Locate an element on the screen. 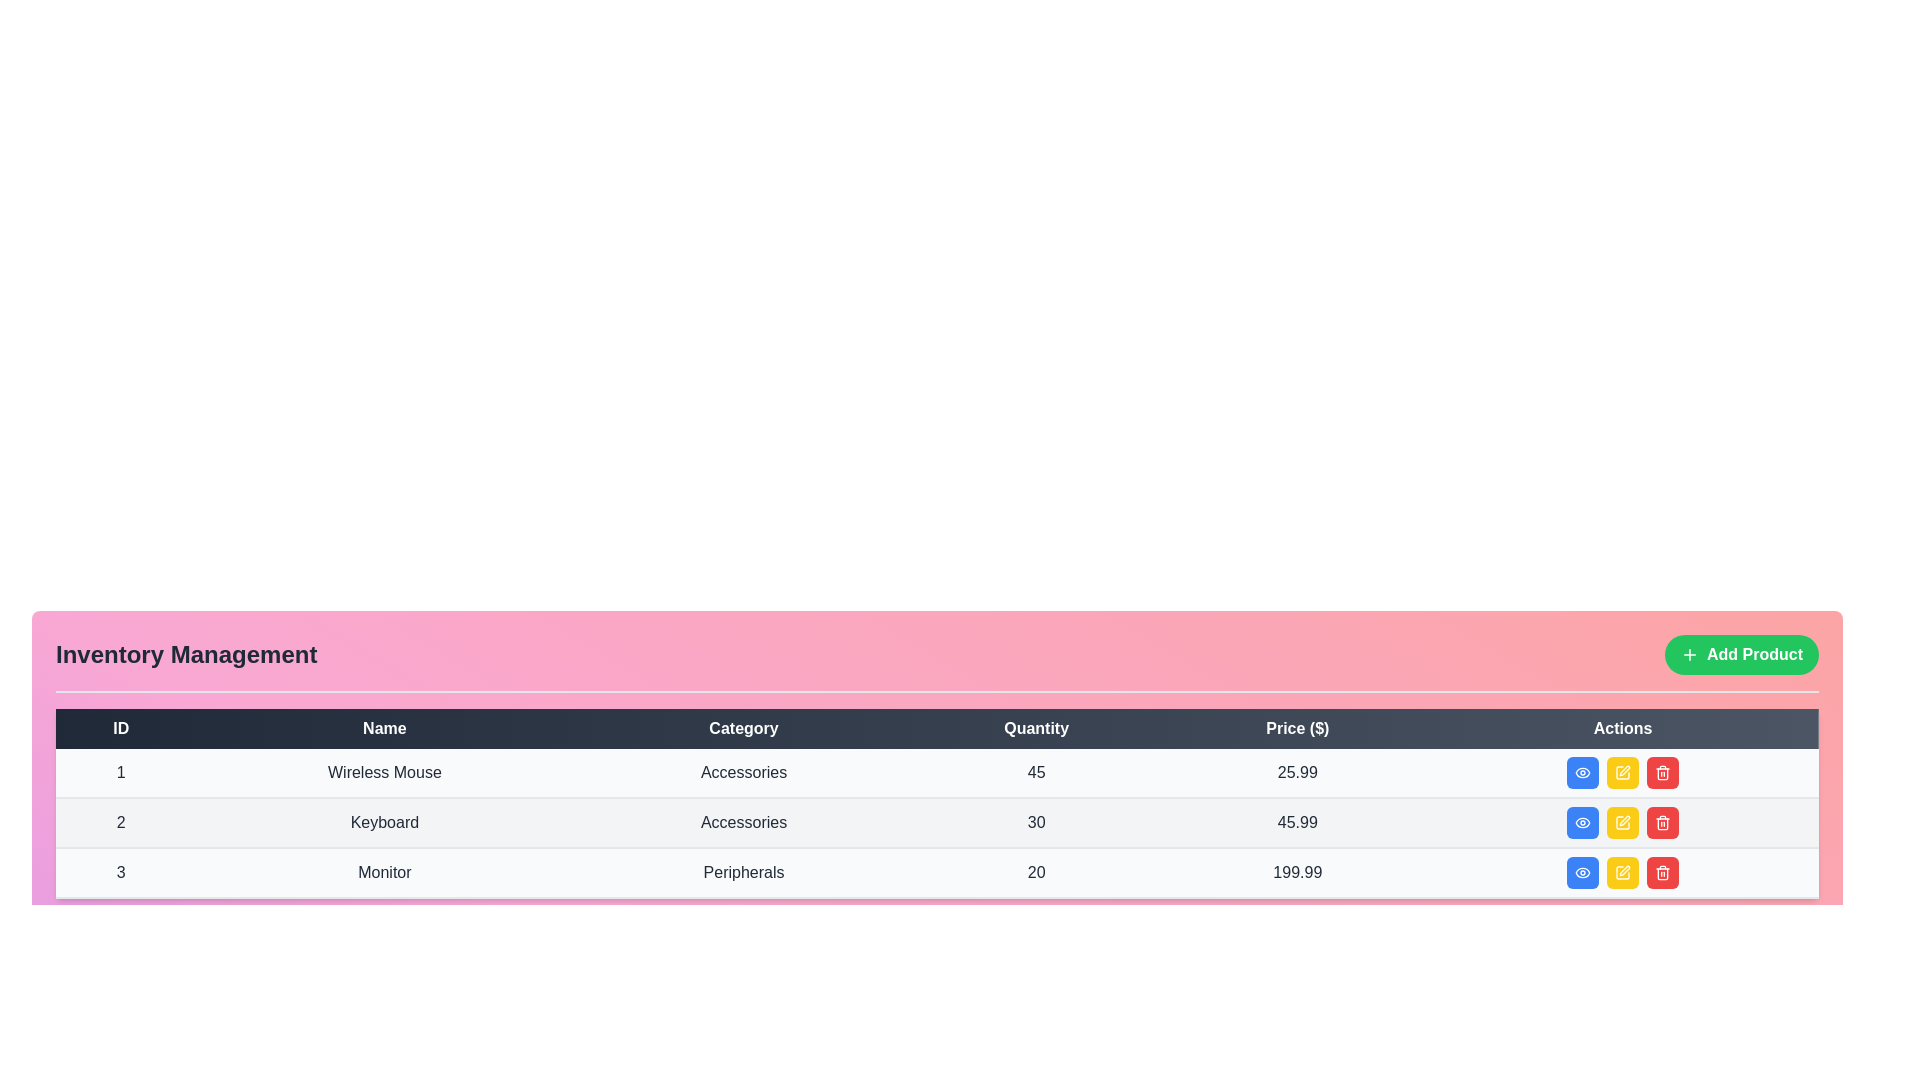 This screenshot has width=1920, height=1080. text from the product name label located in the third row, second column of the inventory table in the Inventory Management interface is located at coordinates (384, 871).